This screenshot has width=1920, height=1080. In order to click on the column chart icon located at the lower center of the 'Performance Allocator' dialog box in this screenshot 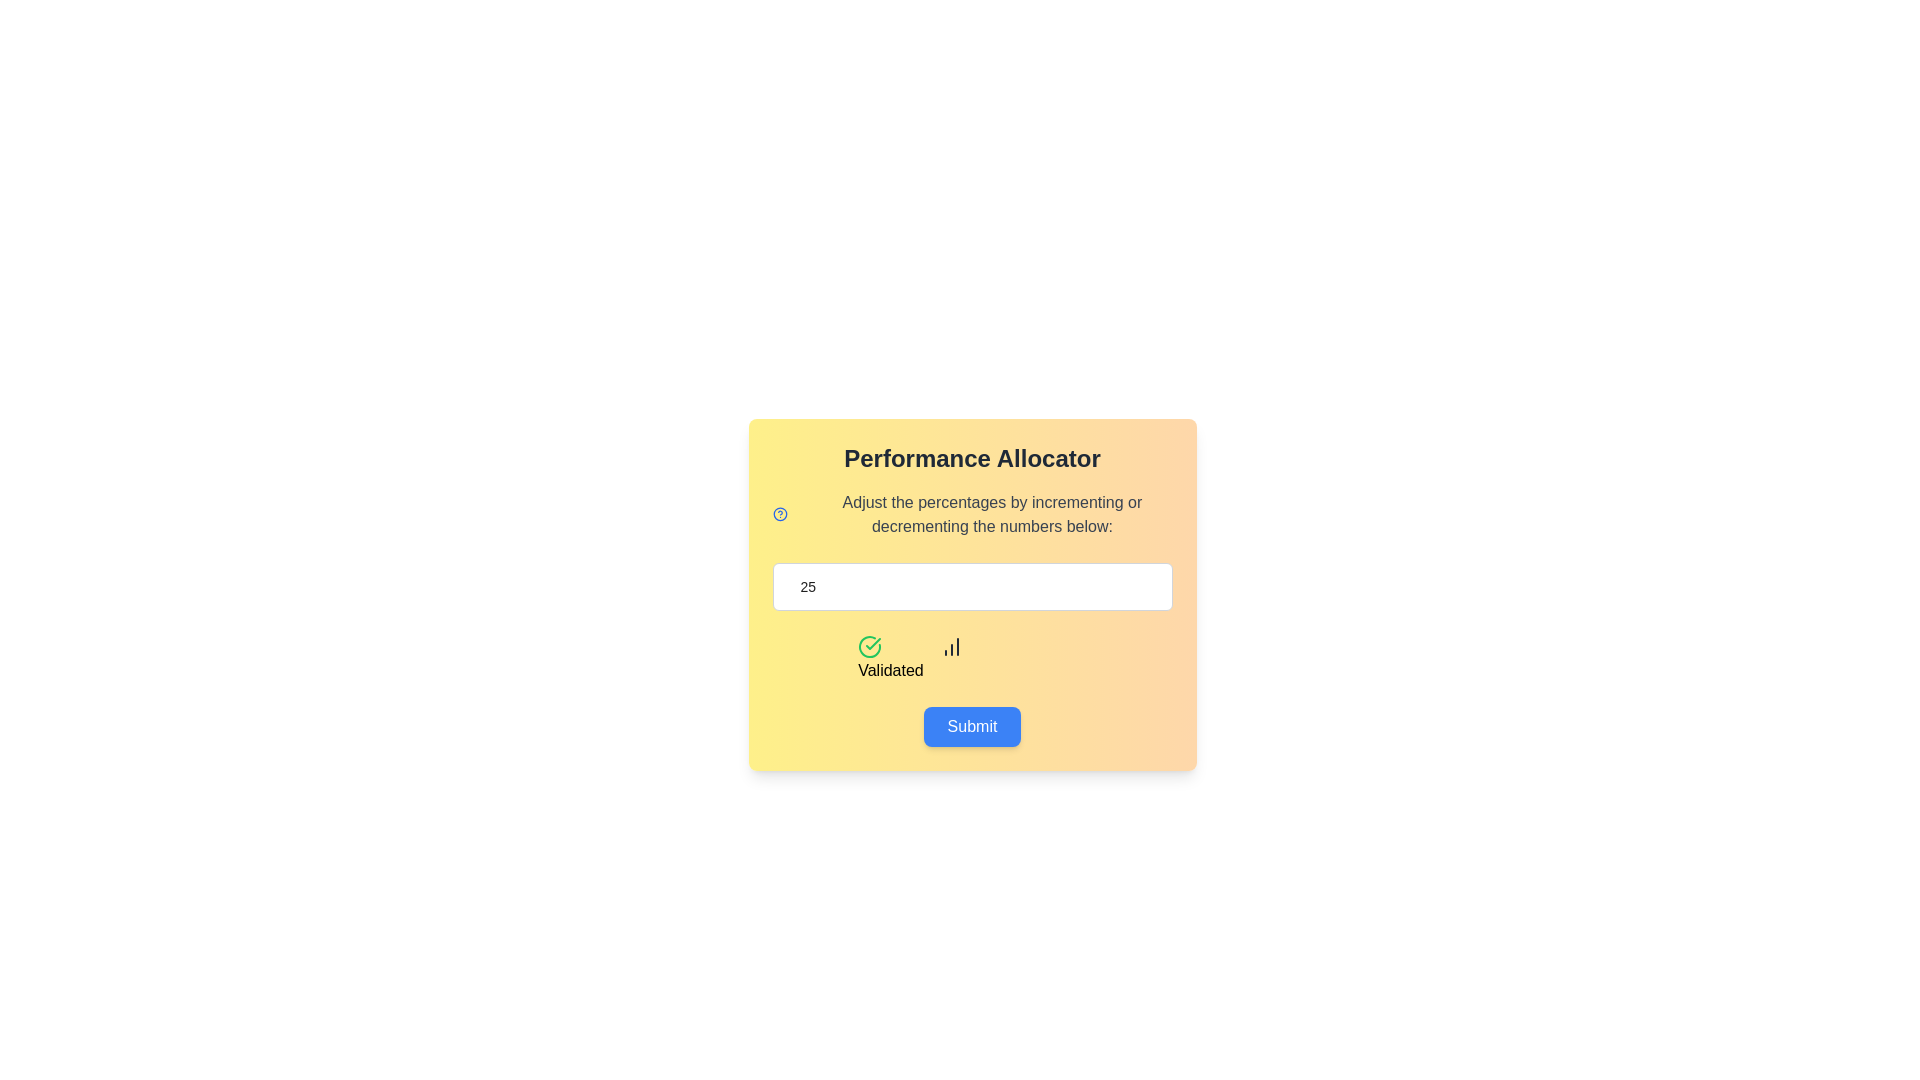, I will do `click(950, 647)`.